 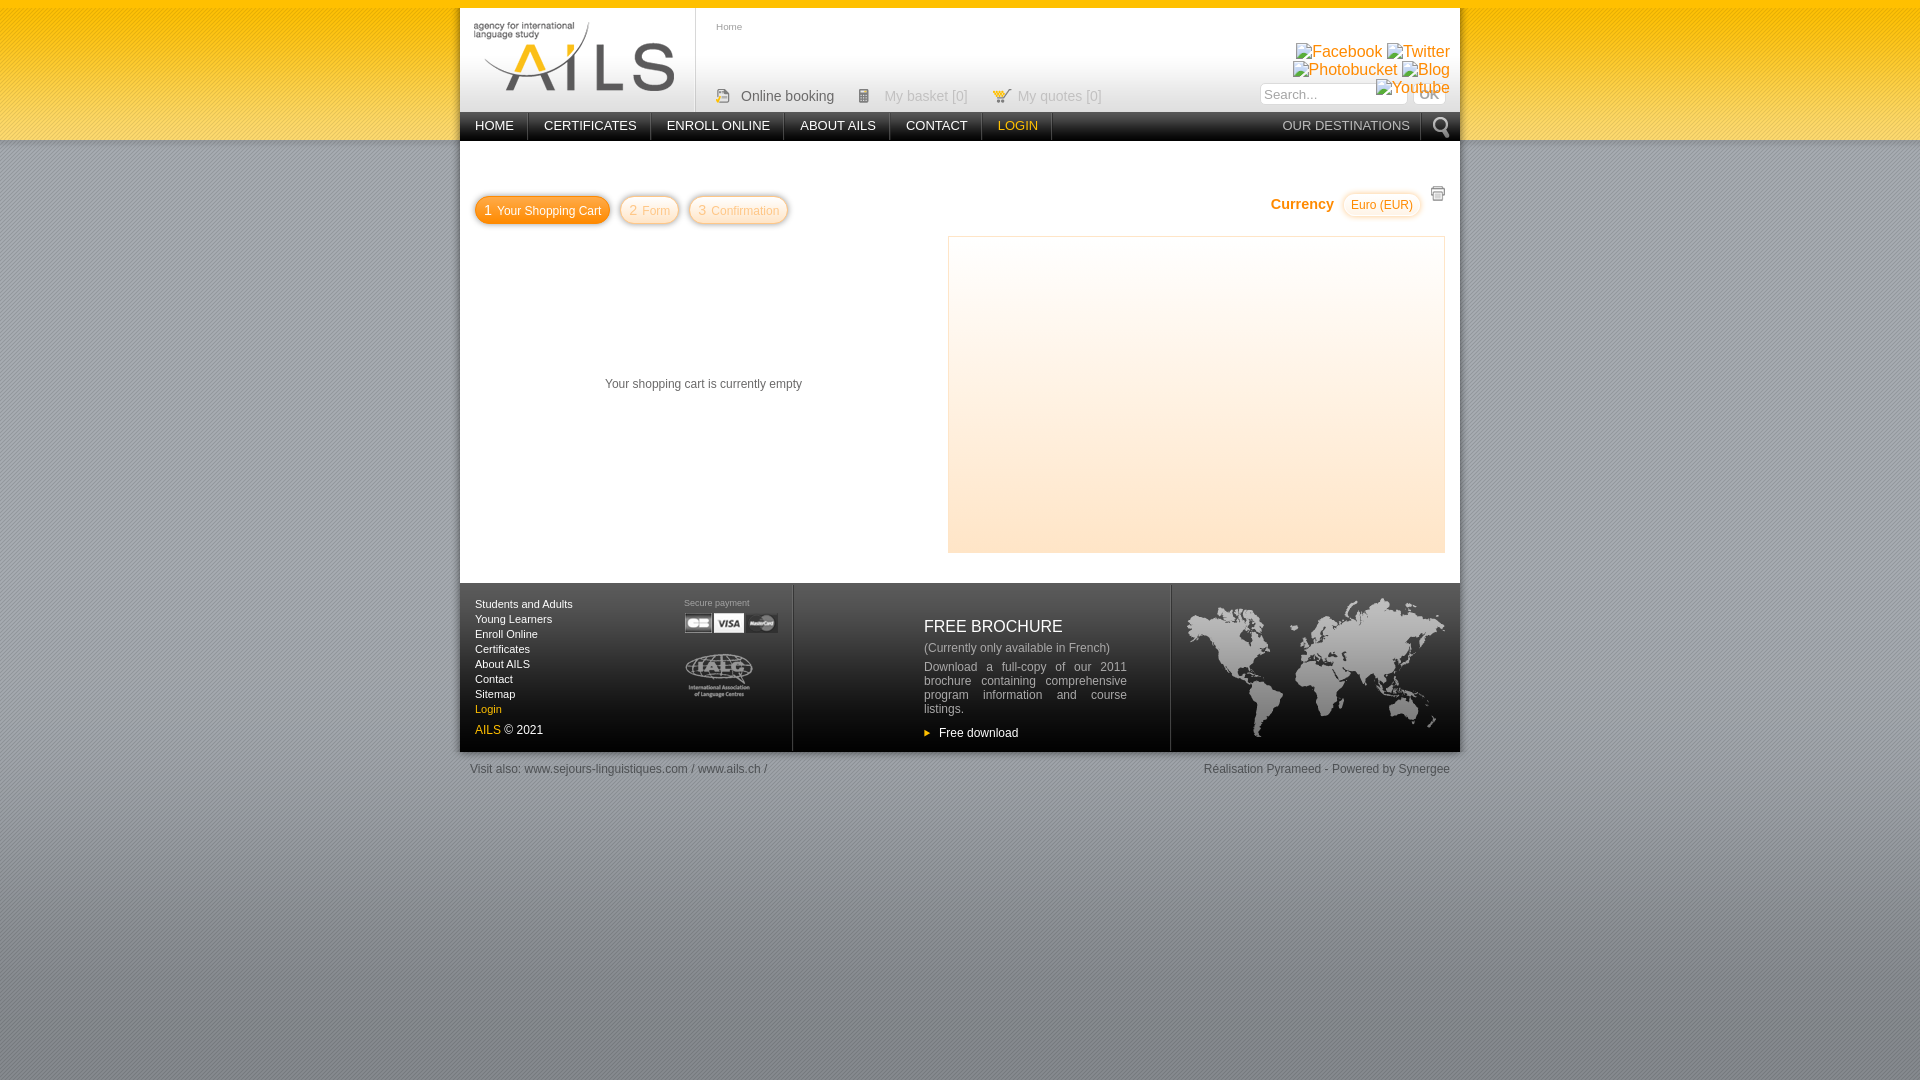 I want to click on 'Login', so click(x=488, y=708).